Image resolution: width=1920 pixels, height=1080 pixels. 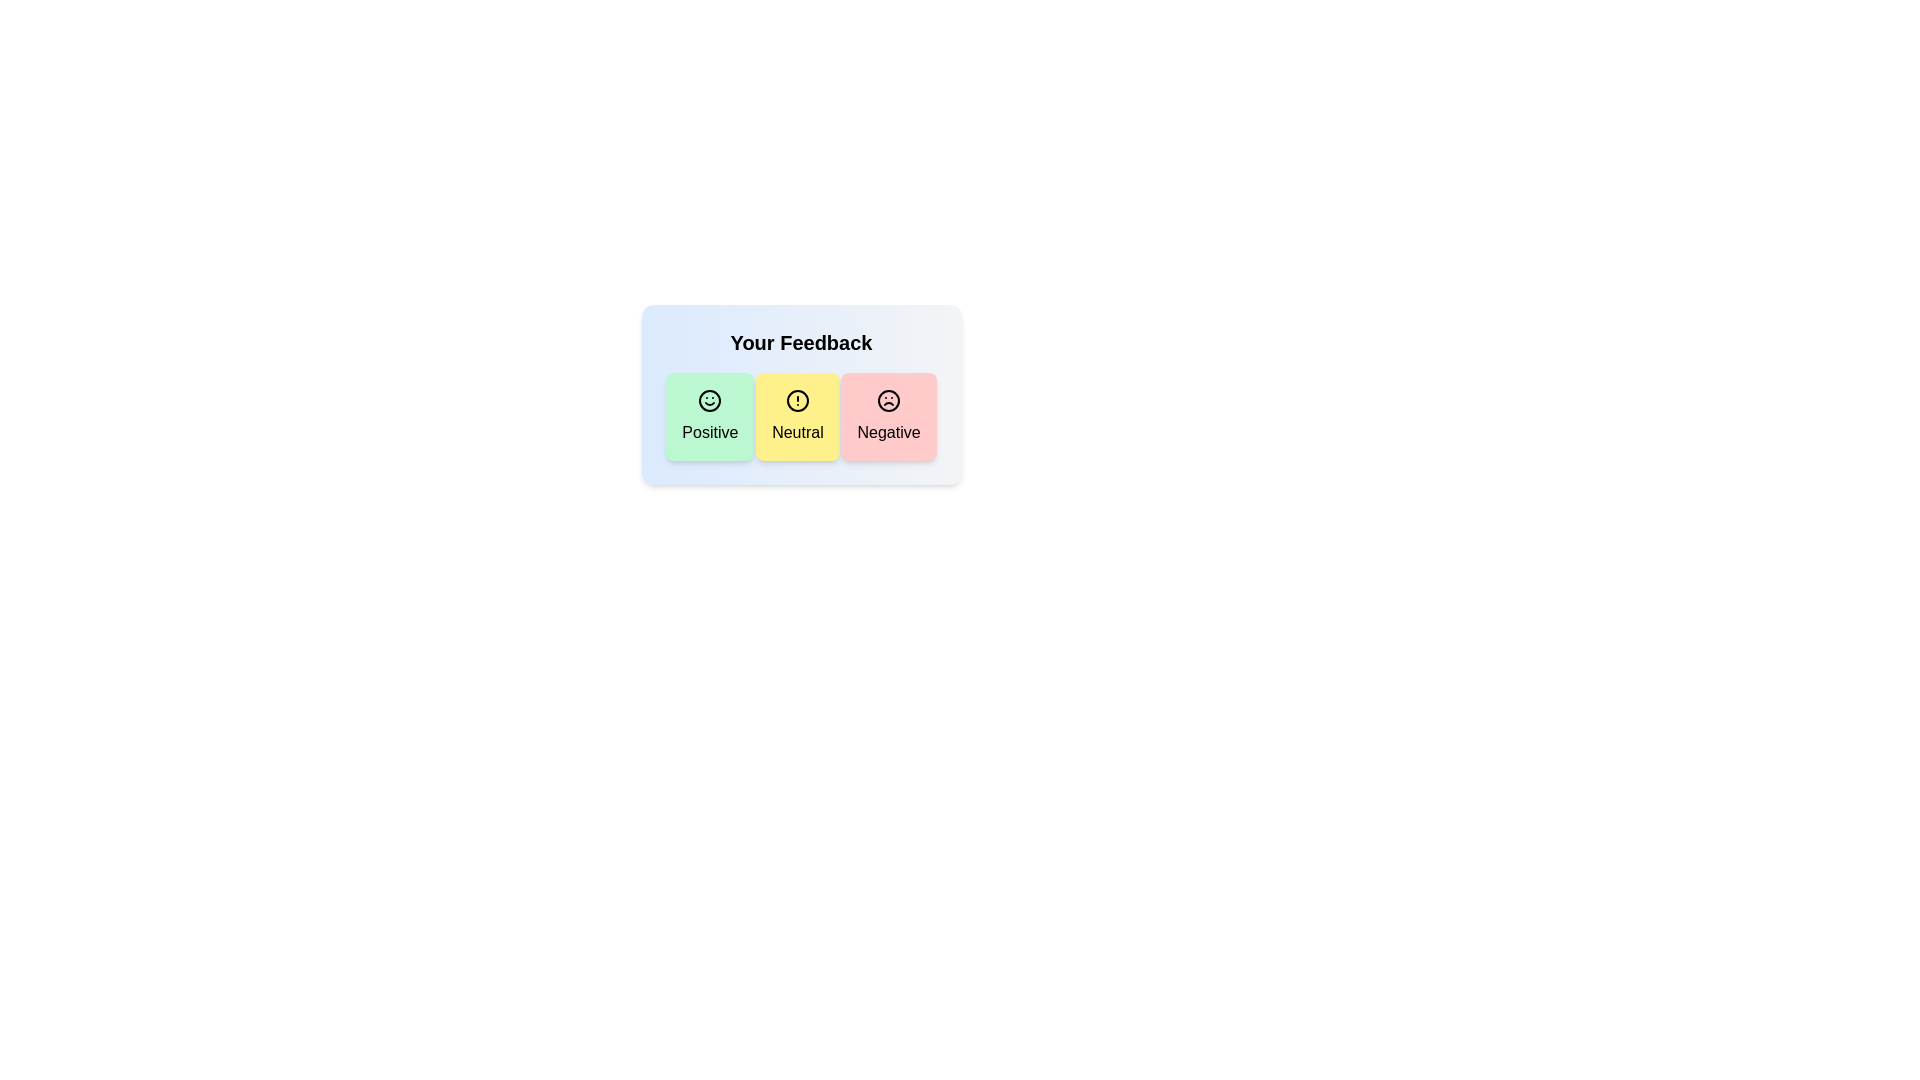 What do you see at coordinates (710, 401) in the screenshot?
I see `the circle element with a radius of 10 pixels located at the center of the 'Positive' feedback button in the feedback selection interface` at bounding box center [710, 401].